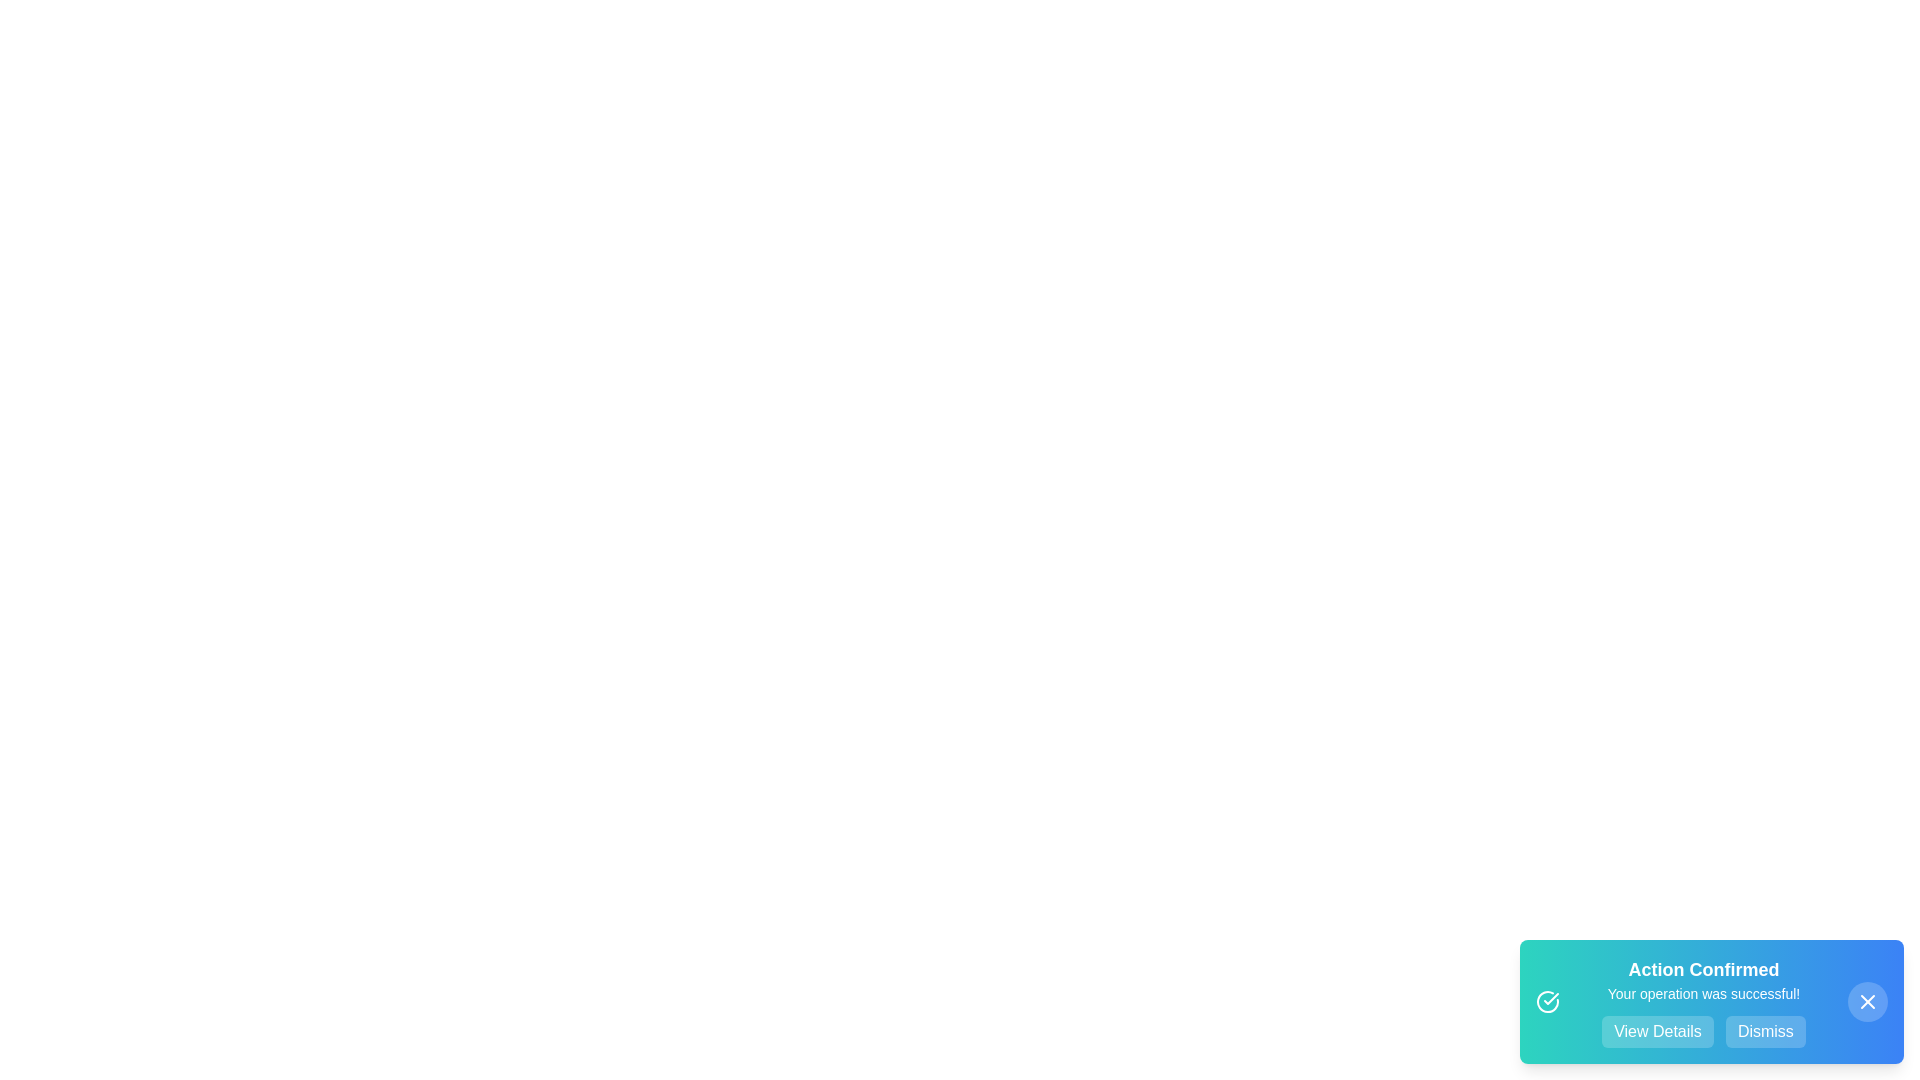 The image size is (1920, 1080). What do you see at coordinates (1574, 955) in the screenshot?
I see `the text content of the snackbar for copying` at bounding box center [1574, 955].